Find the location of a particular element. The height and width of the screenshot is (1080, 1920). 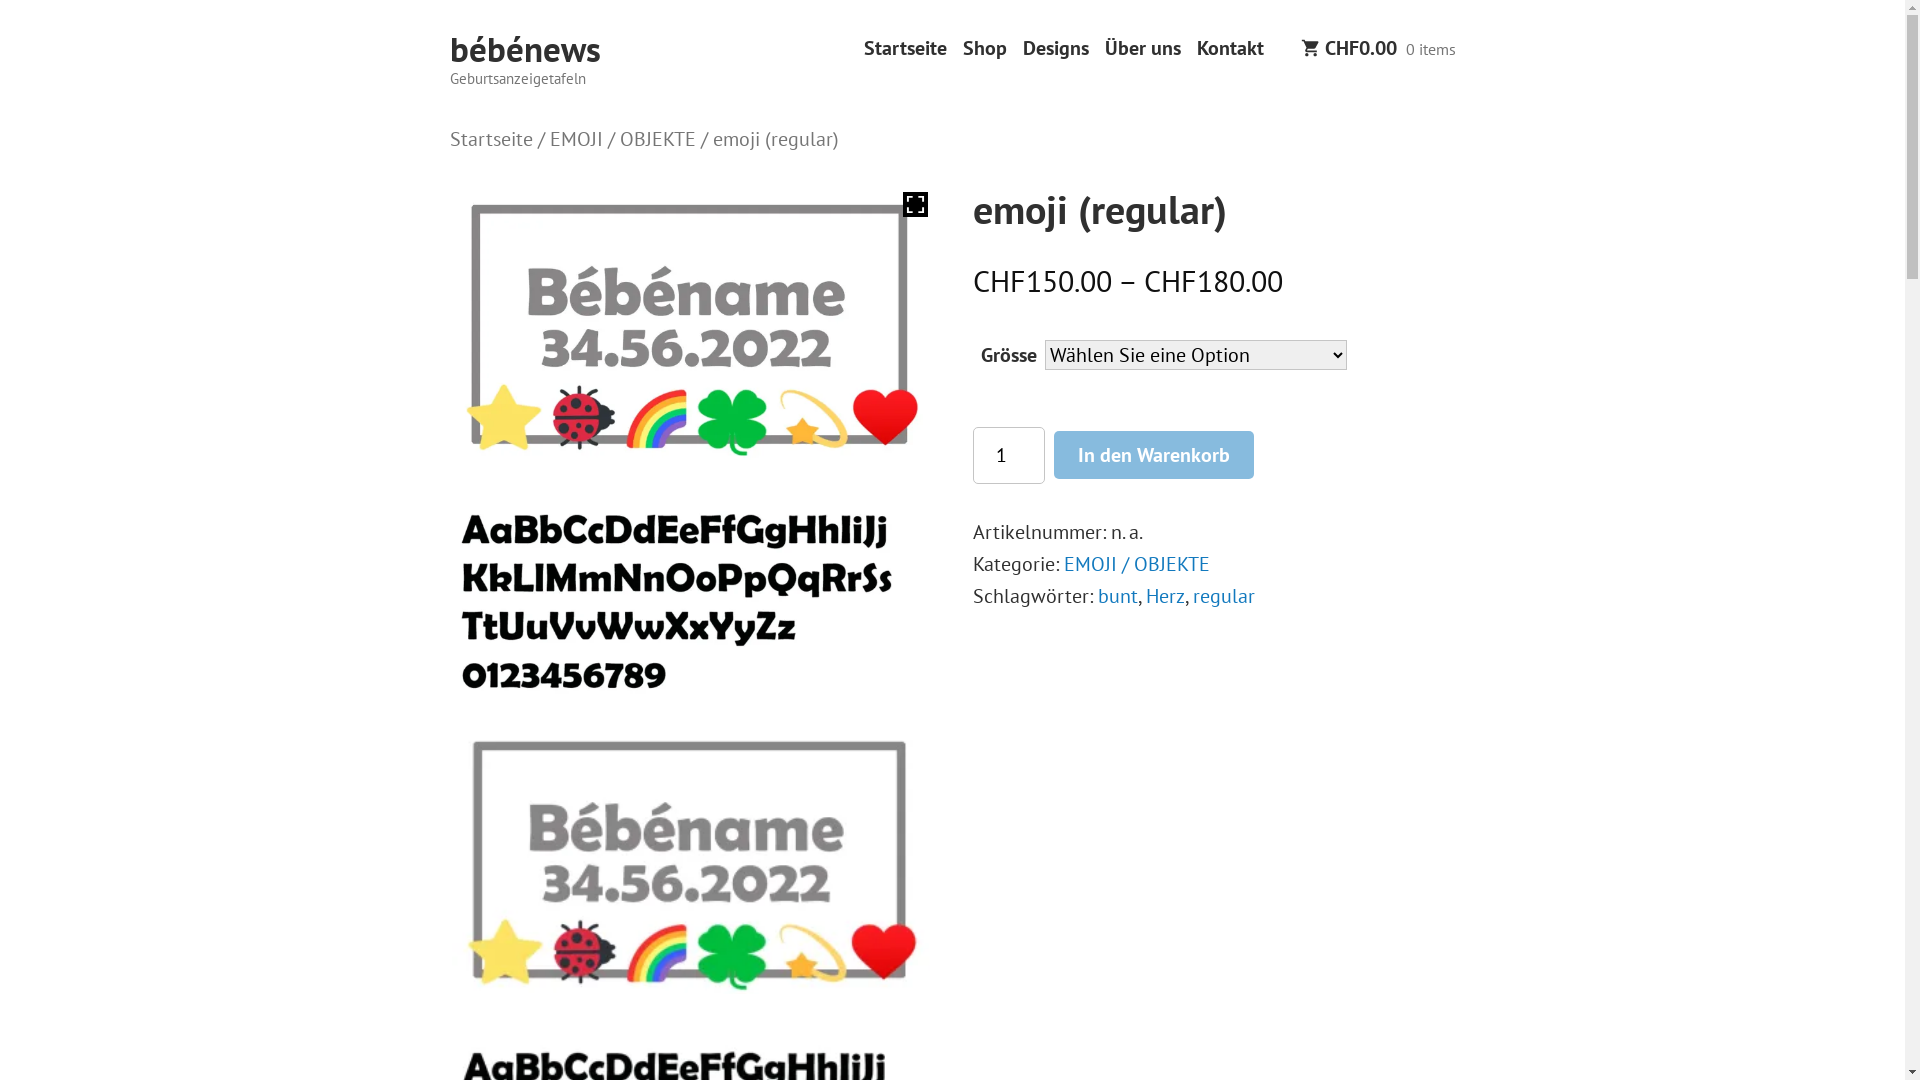

'Kontakt' is located at coordinates (1228, 47).